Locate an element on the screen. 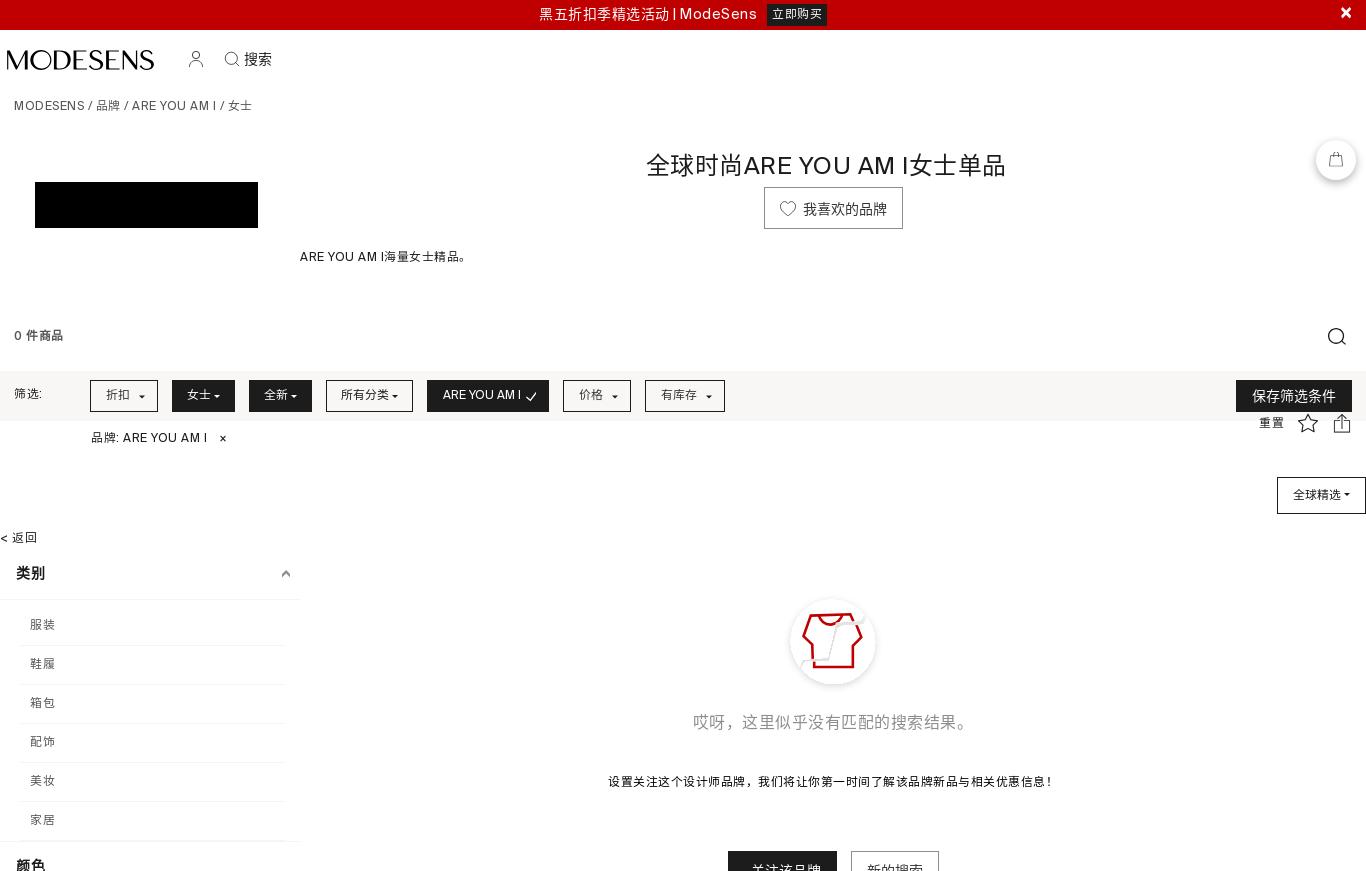  '筛选:' is located at coordinates (28, 393).